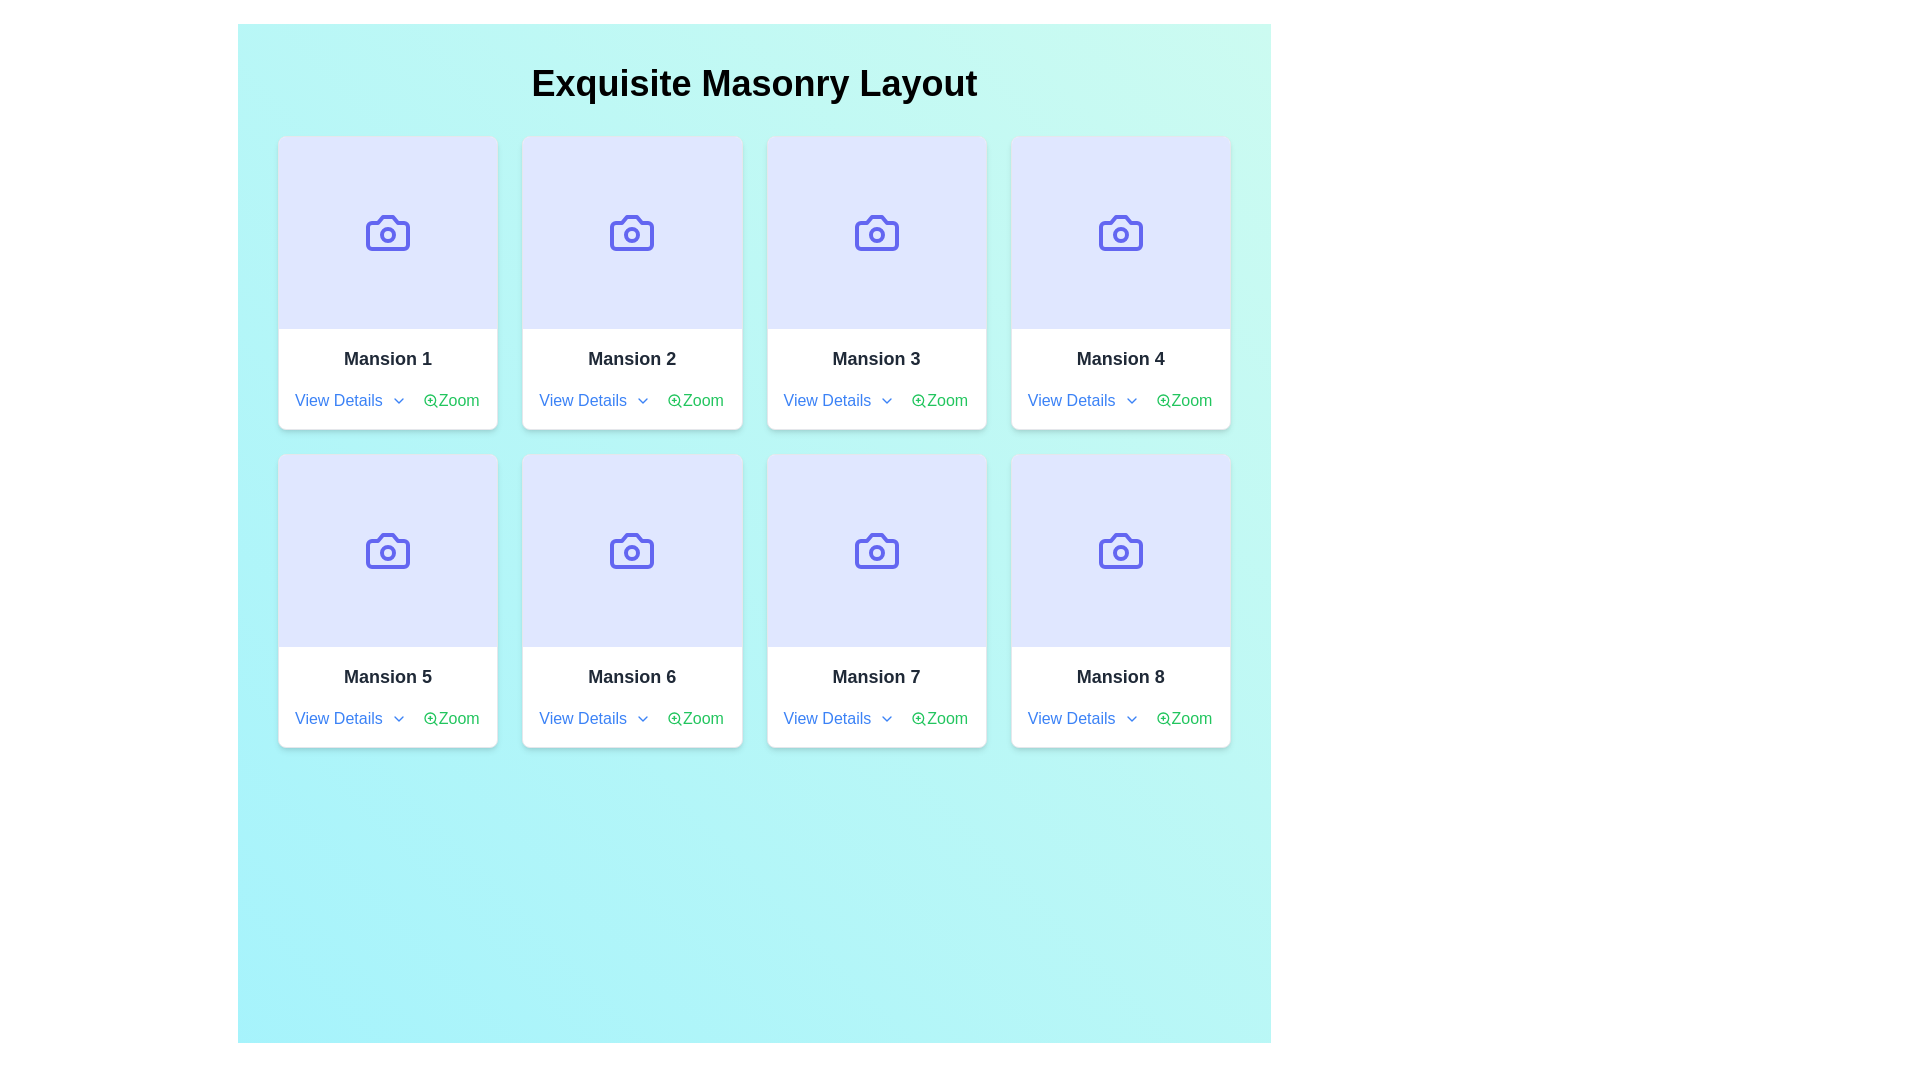  What do you see at coordinates (388, 551) in the screenshot?
I see `the decorative icon representing photography-related content in the 'Mansion 5' card, located in the lower-left content section of the grid layout` at bounding box center [388, 551].